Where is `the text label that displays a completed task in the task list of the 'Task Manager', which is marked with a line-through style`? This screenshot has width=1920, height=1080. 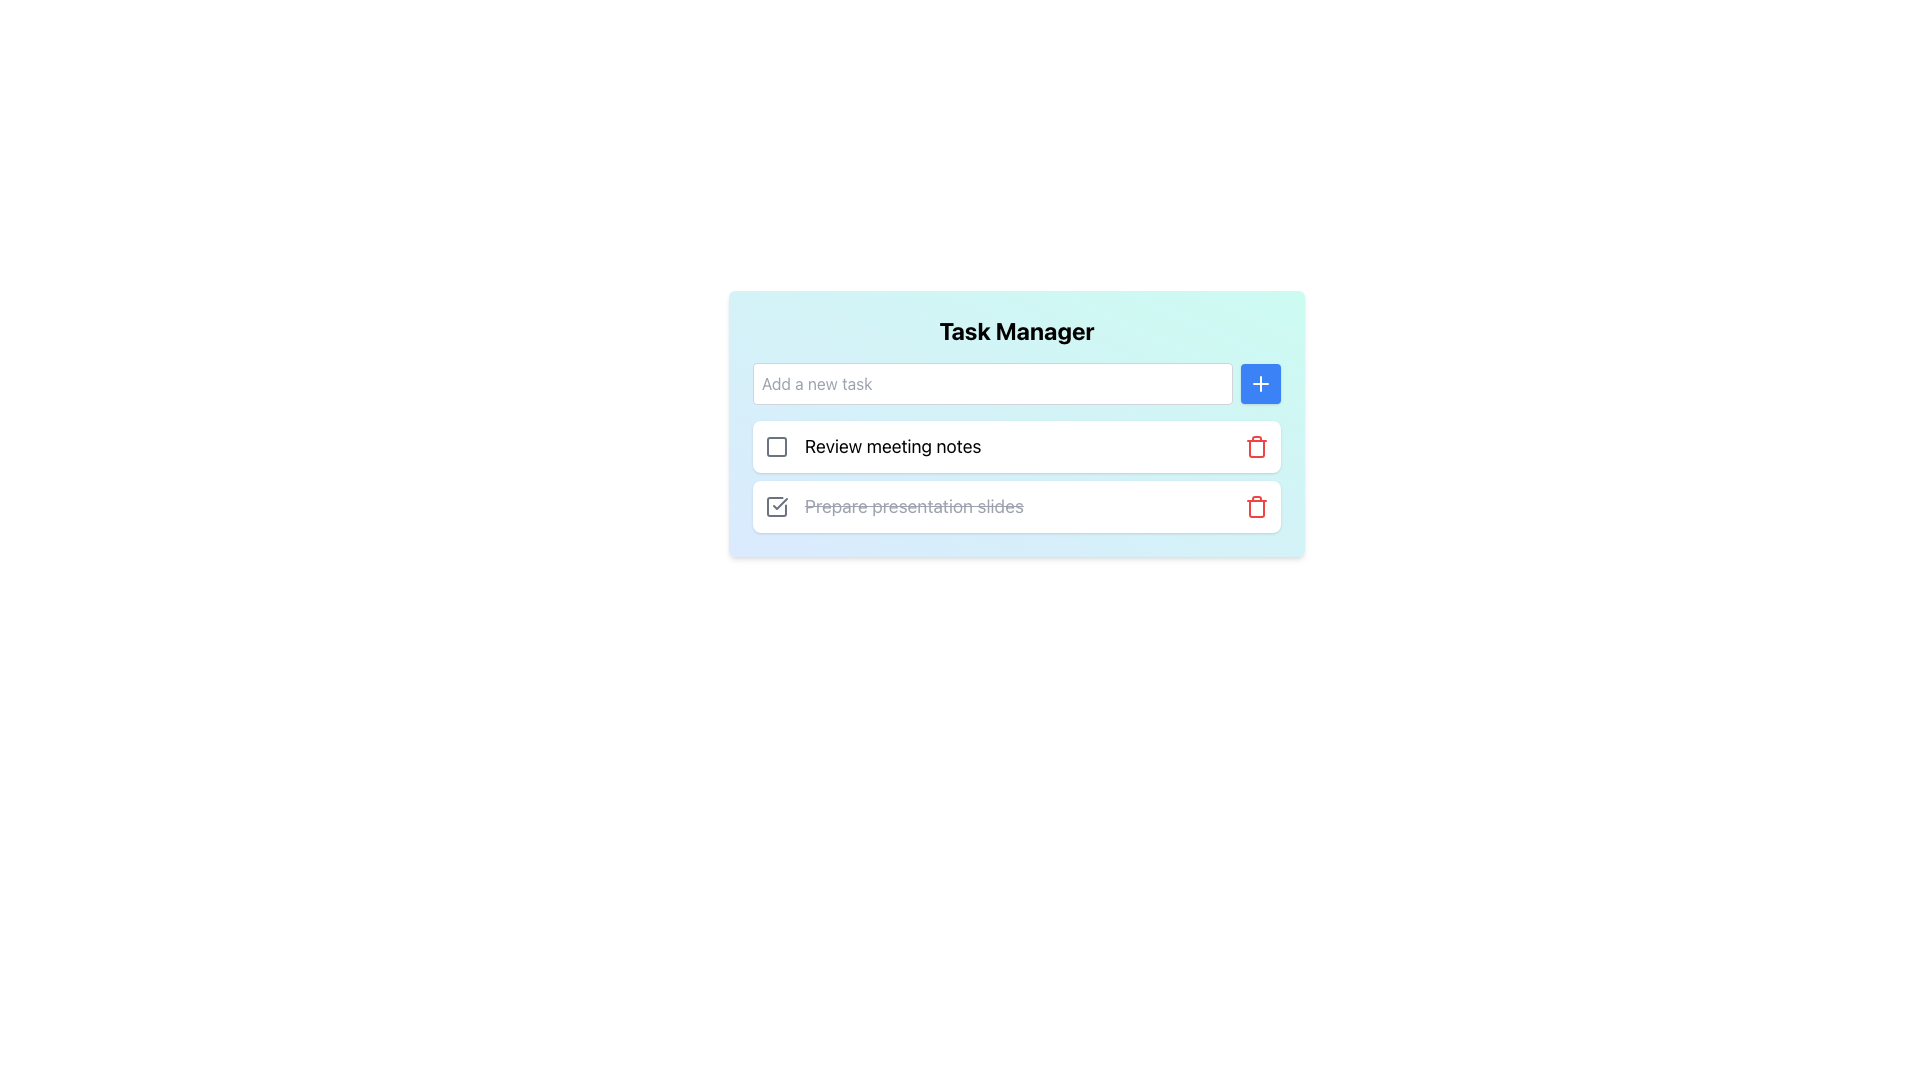 the text label that displays a completed task in the task list of the 'Task Manager', which is marked with a line-through style is located at coordinates (913, 505).